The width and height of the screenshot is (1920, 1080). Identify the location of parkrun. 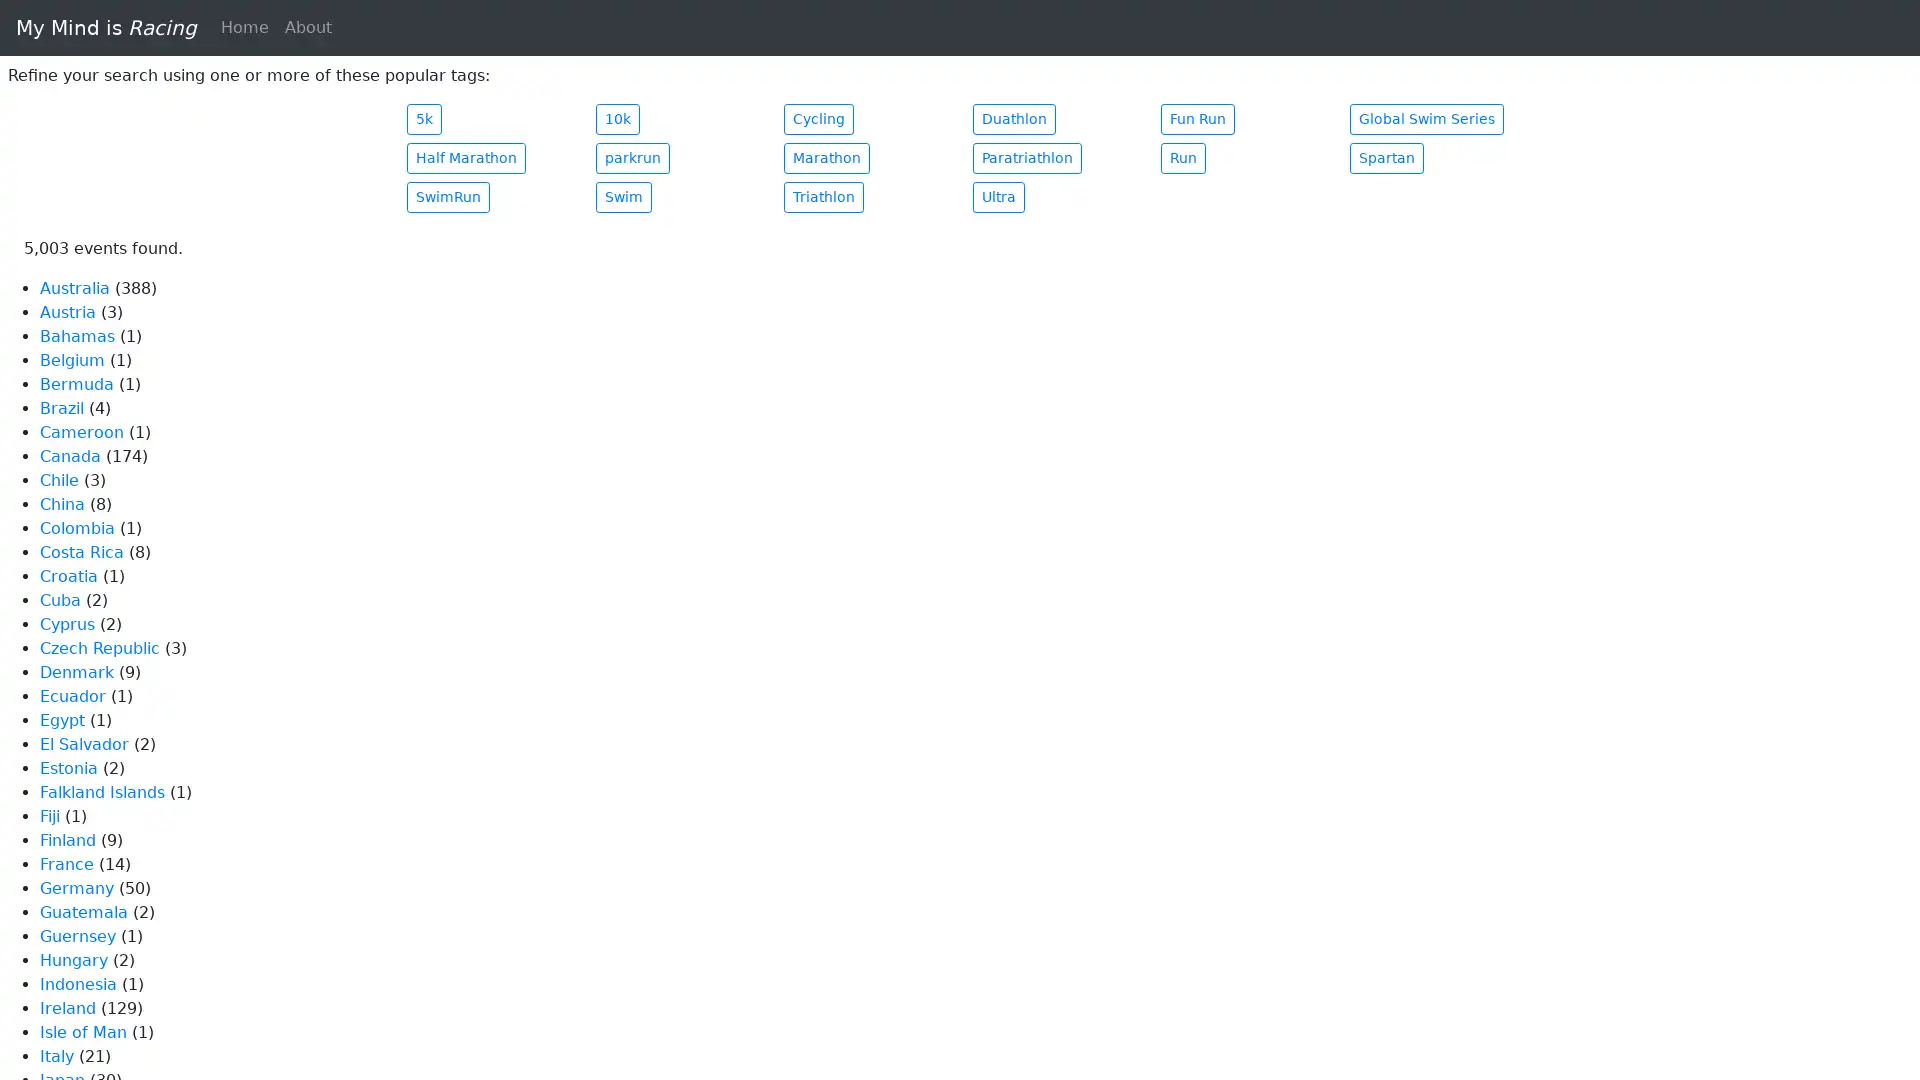
(631, 157).